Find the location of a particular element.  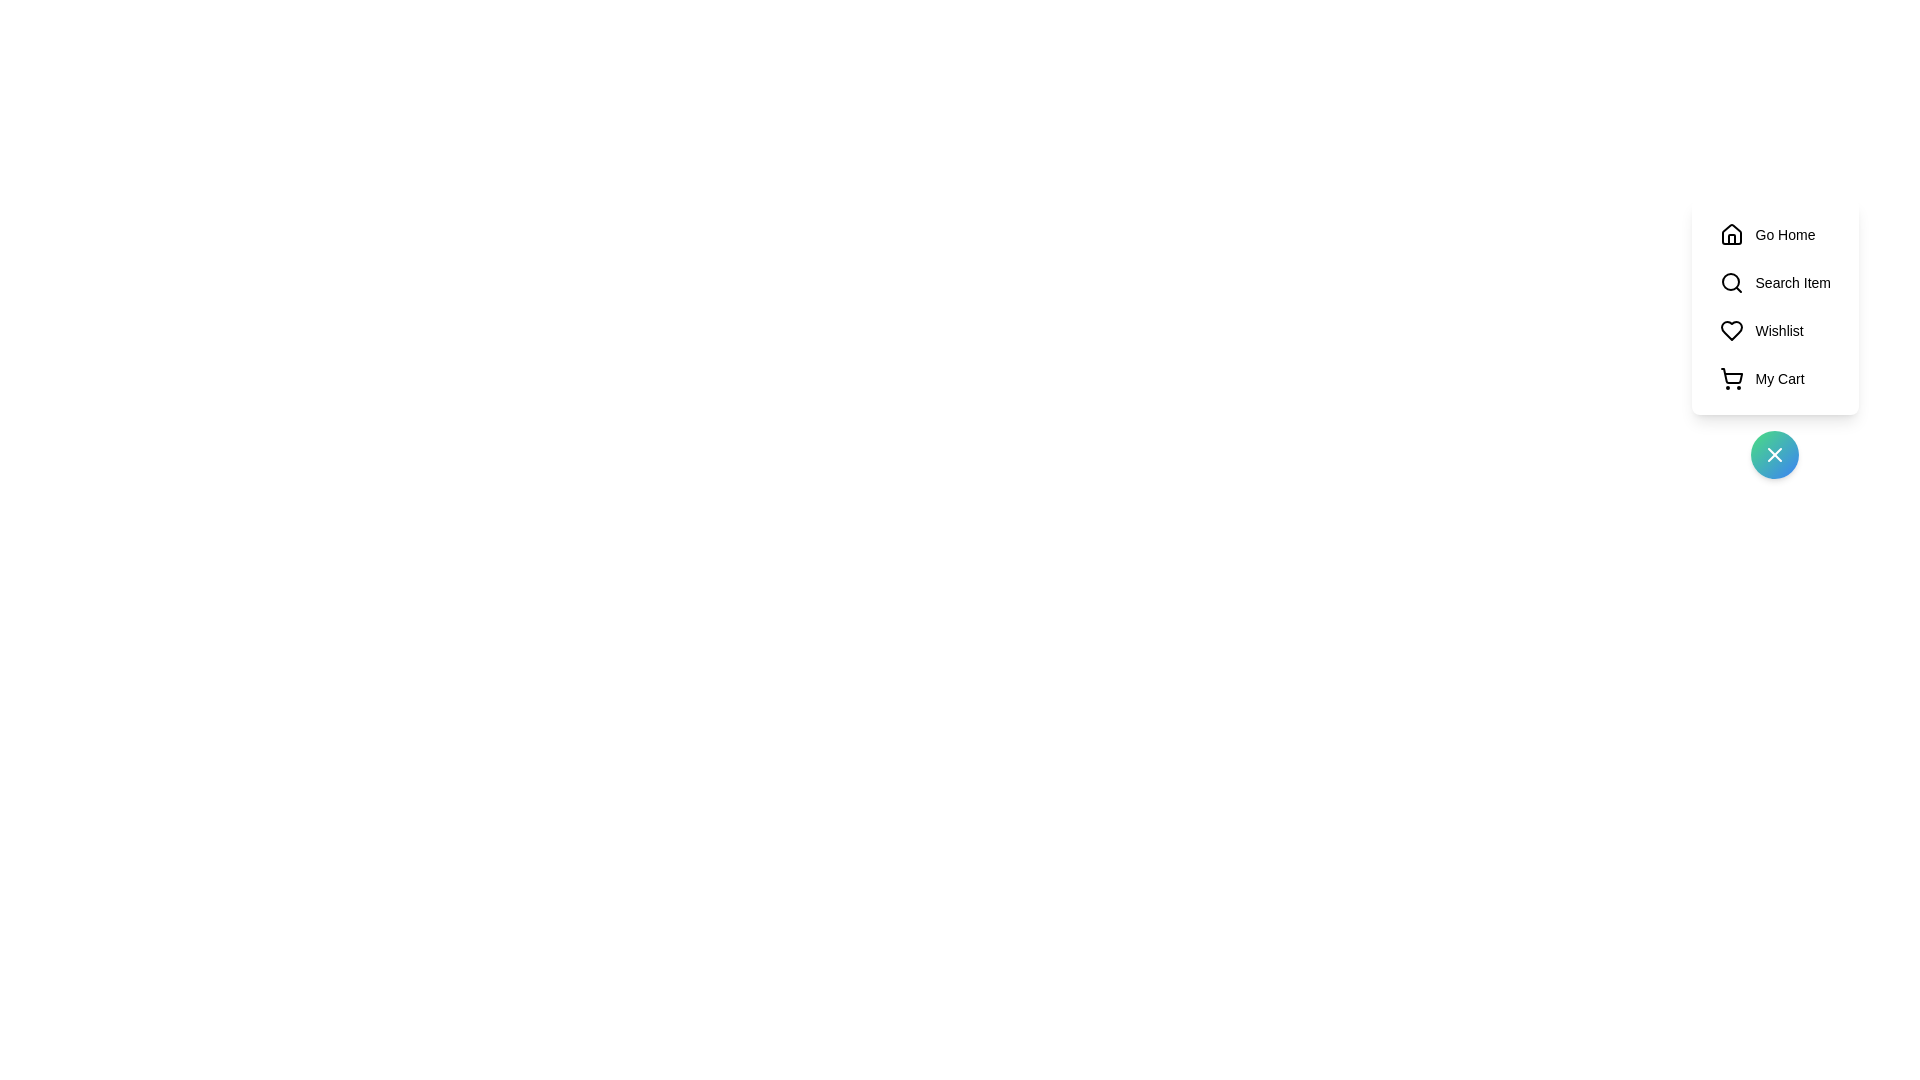

the 'Wishlist' option in the menu is located at coordinates (1775, 330).